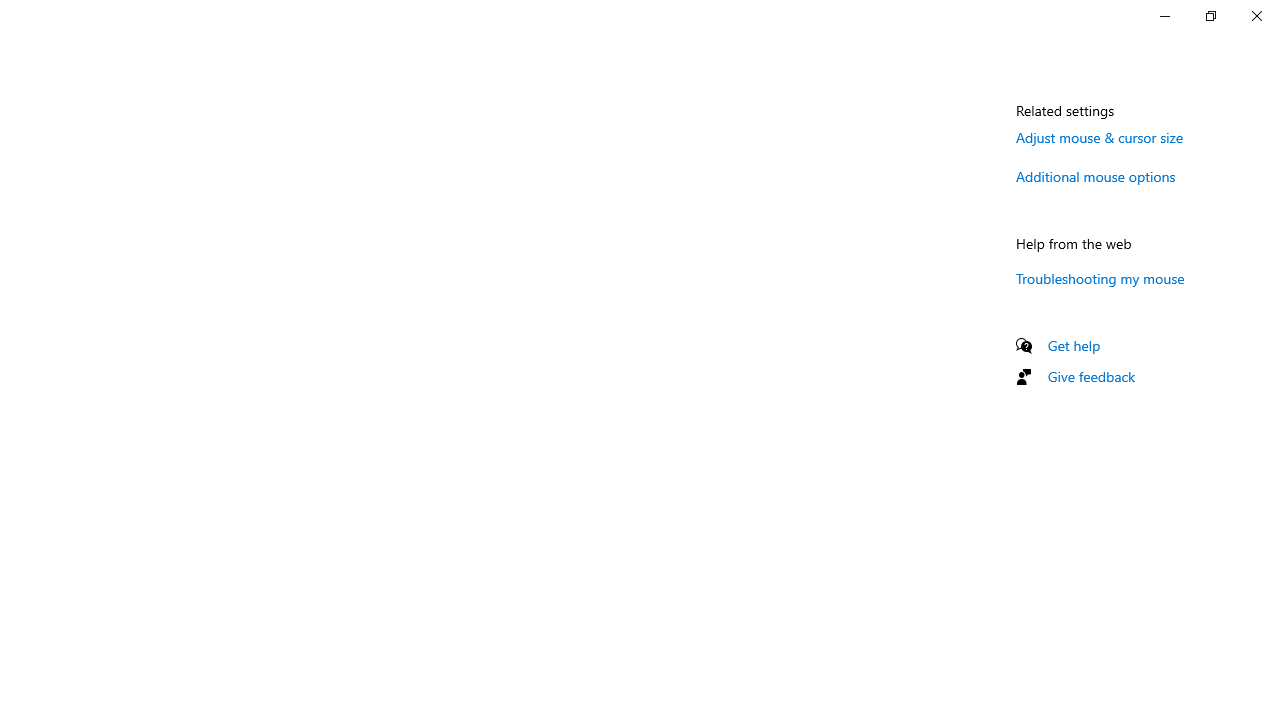  What do you see at coordinates (1164, 15) in the screenshot?
I see `'Minimize Settings'` at bounding box center [1164, 15].